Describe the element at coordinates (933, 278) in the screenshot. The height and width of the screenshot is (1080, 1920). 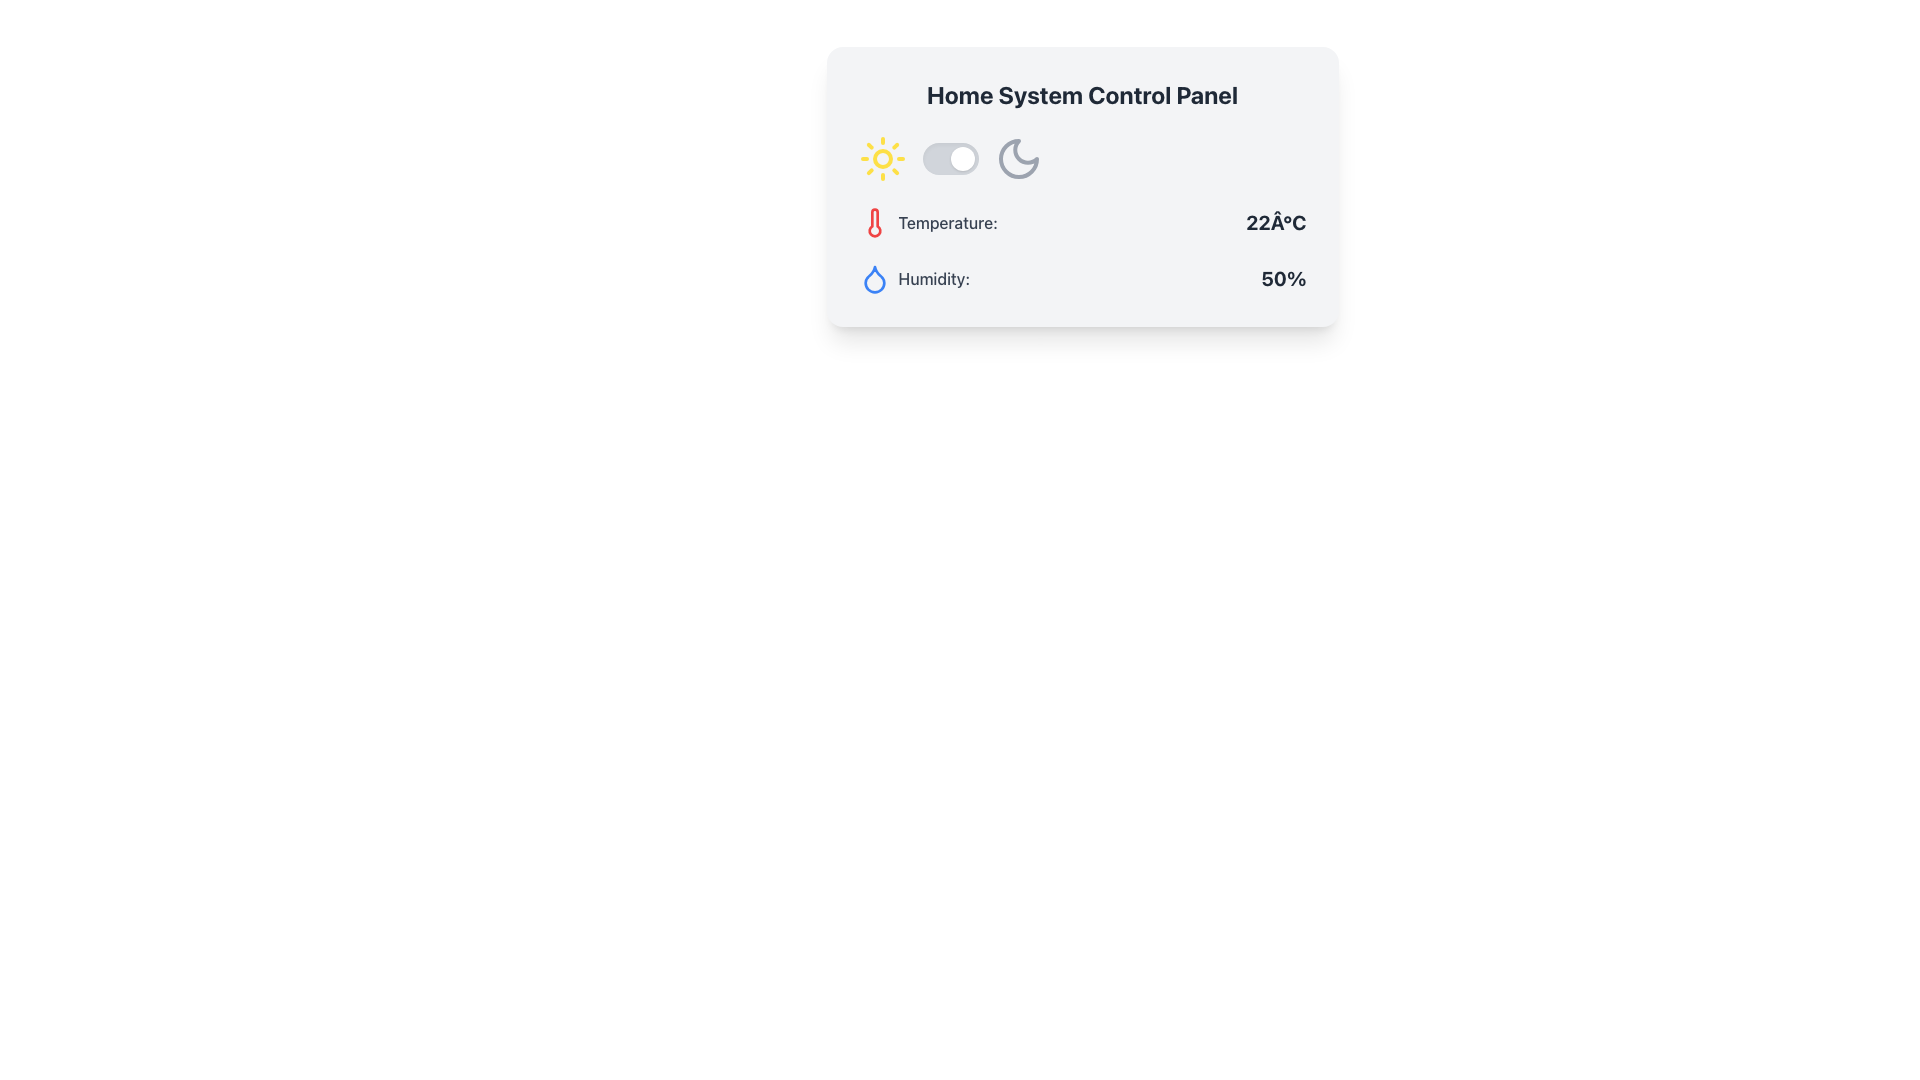
I see `the humidity level text label located immediately to the right of the water droplet icon and aligned above the percentage value` at that location.